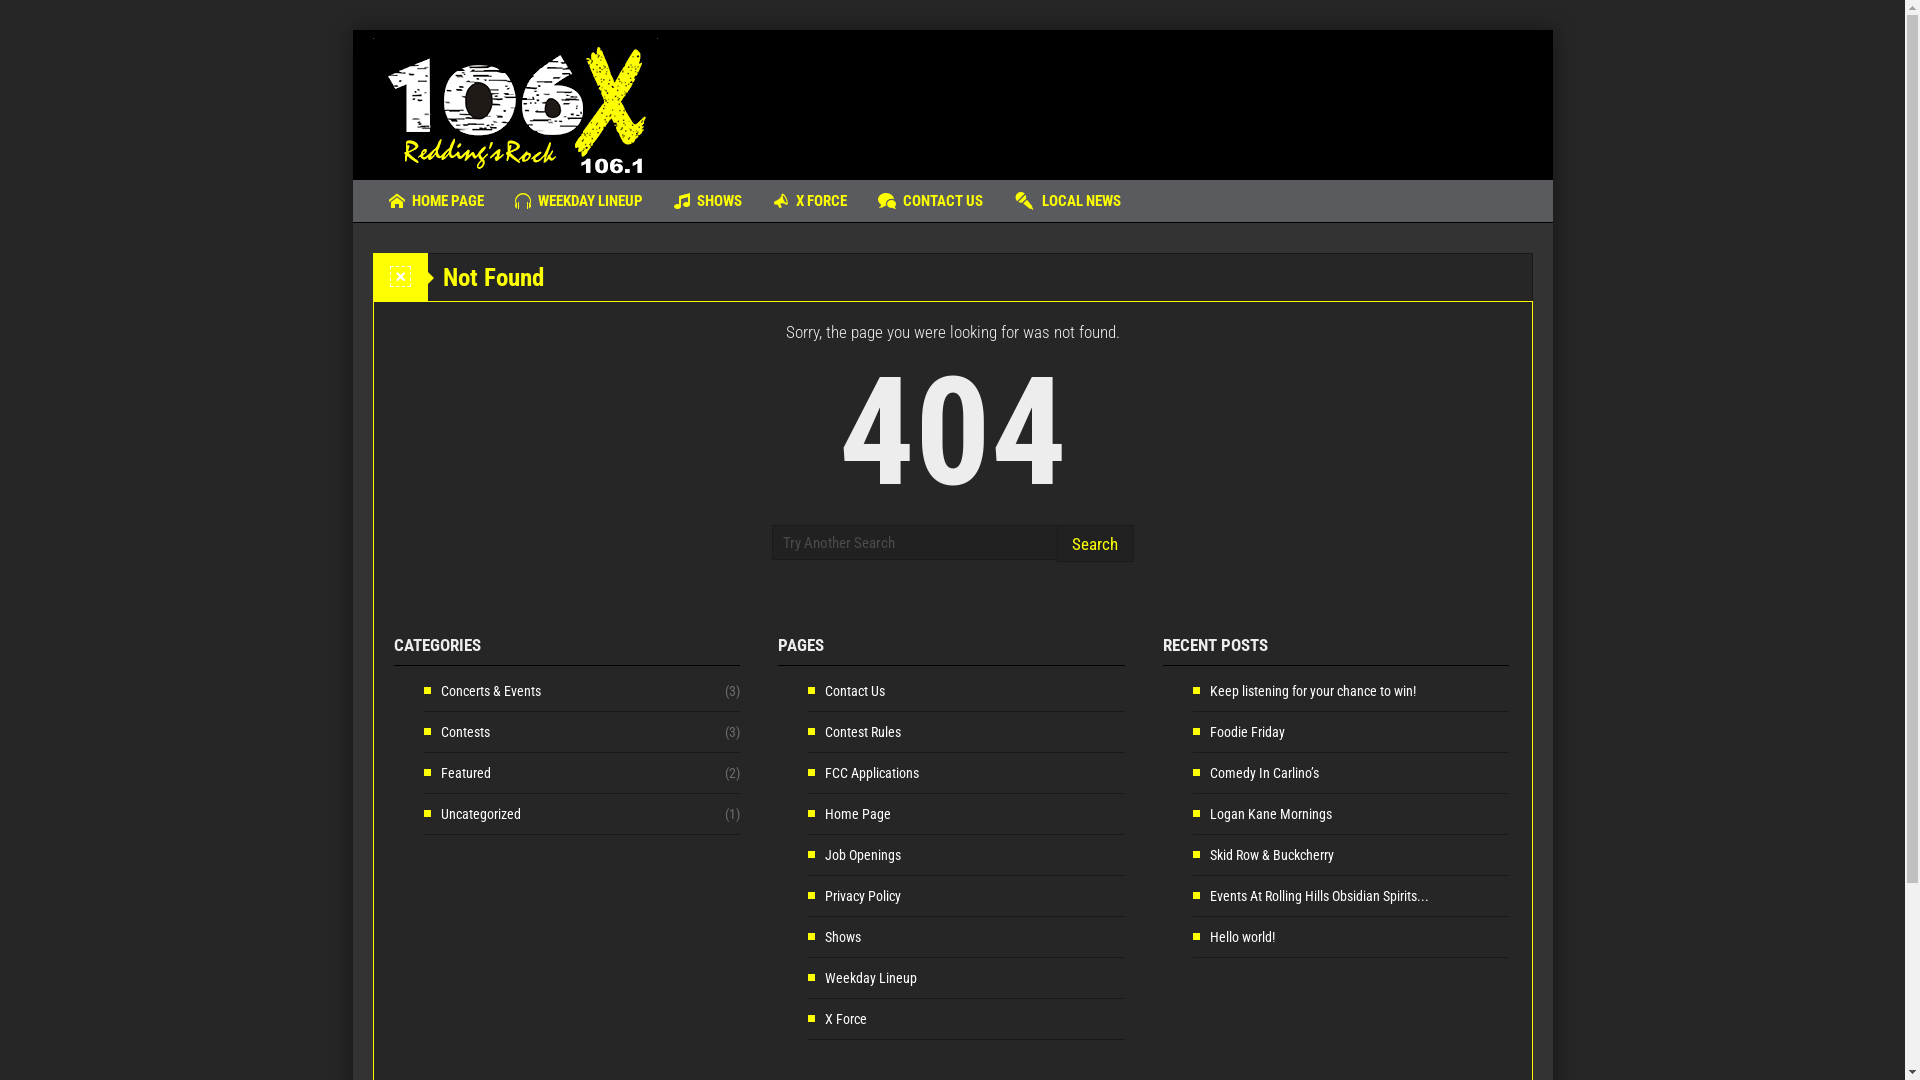 This screenshot has width=1920, height=1080. What do you see at coordinates (514, 104) in the screenshot?
I see `'Redding's Rock 106X'` at bounding box center [514, 104].